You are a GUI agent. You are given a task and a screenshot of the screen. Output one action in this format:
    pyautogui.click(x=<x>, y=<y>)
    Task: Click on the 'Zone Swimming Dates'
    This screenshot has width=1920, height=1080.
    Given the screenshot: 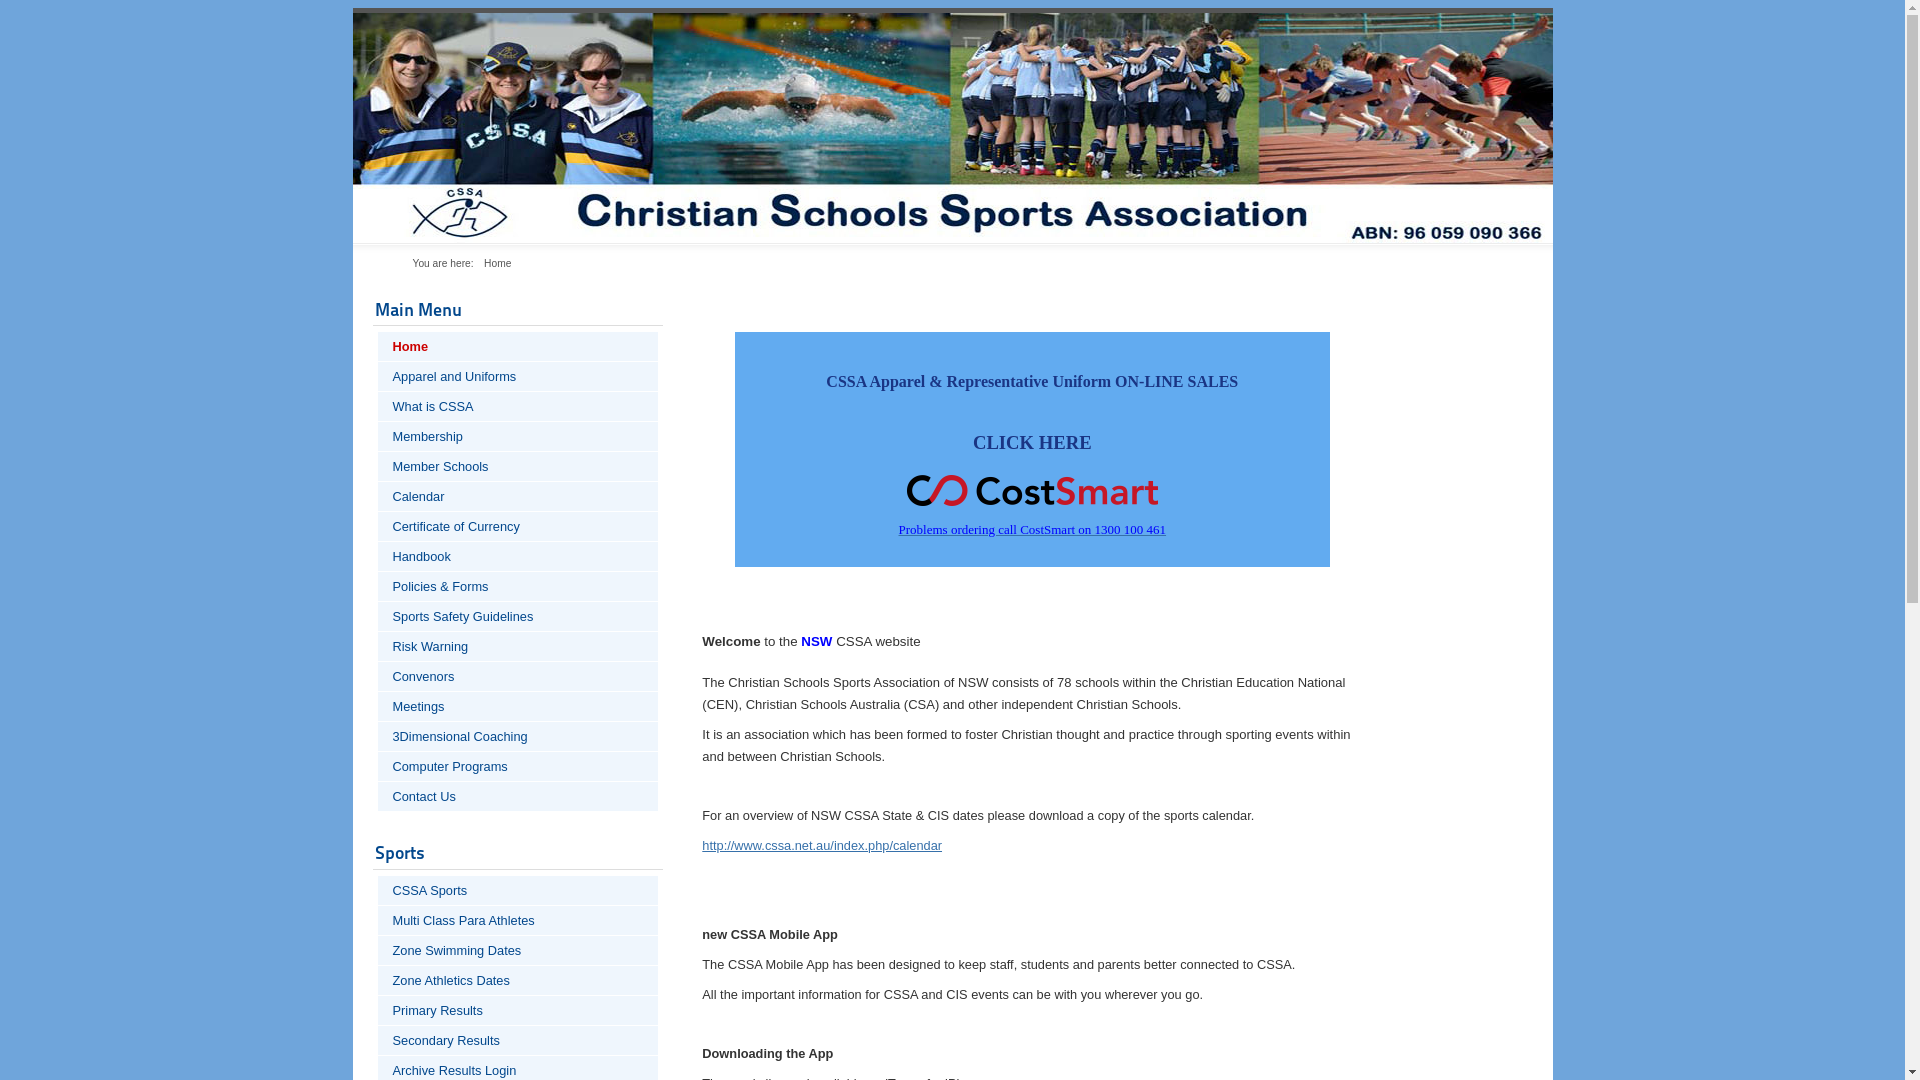 What is the action you would take?
    pyautogui.click(x=518, y=949)
    